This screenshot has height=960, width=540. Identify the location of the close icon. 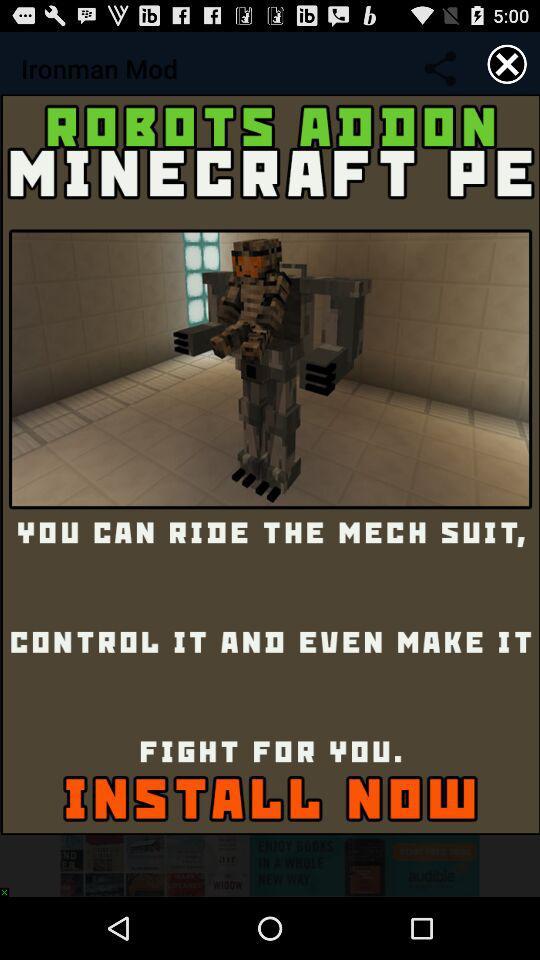
(507, 68).